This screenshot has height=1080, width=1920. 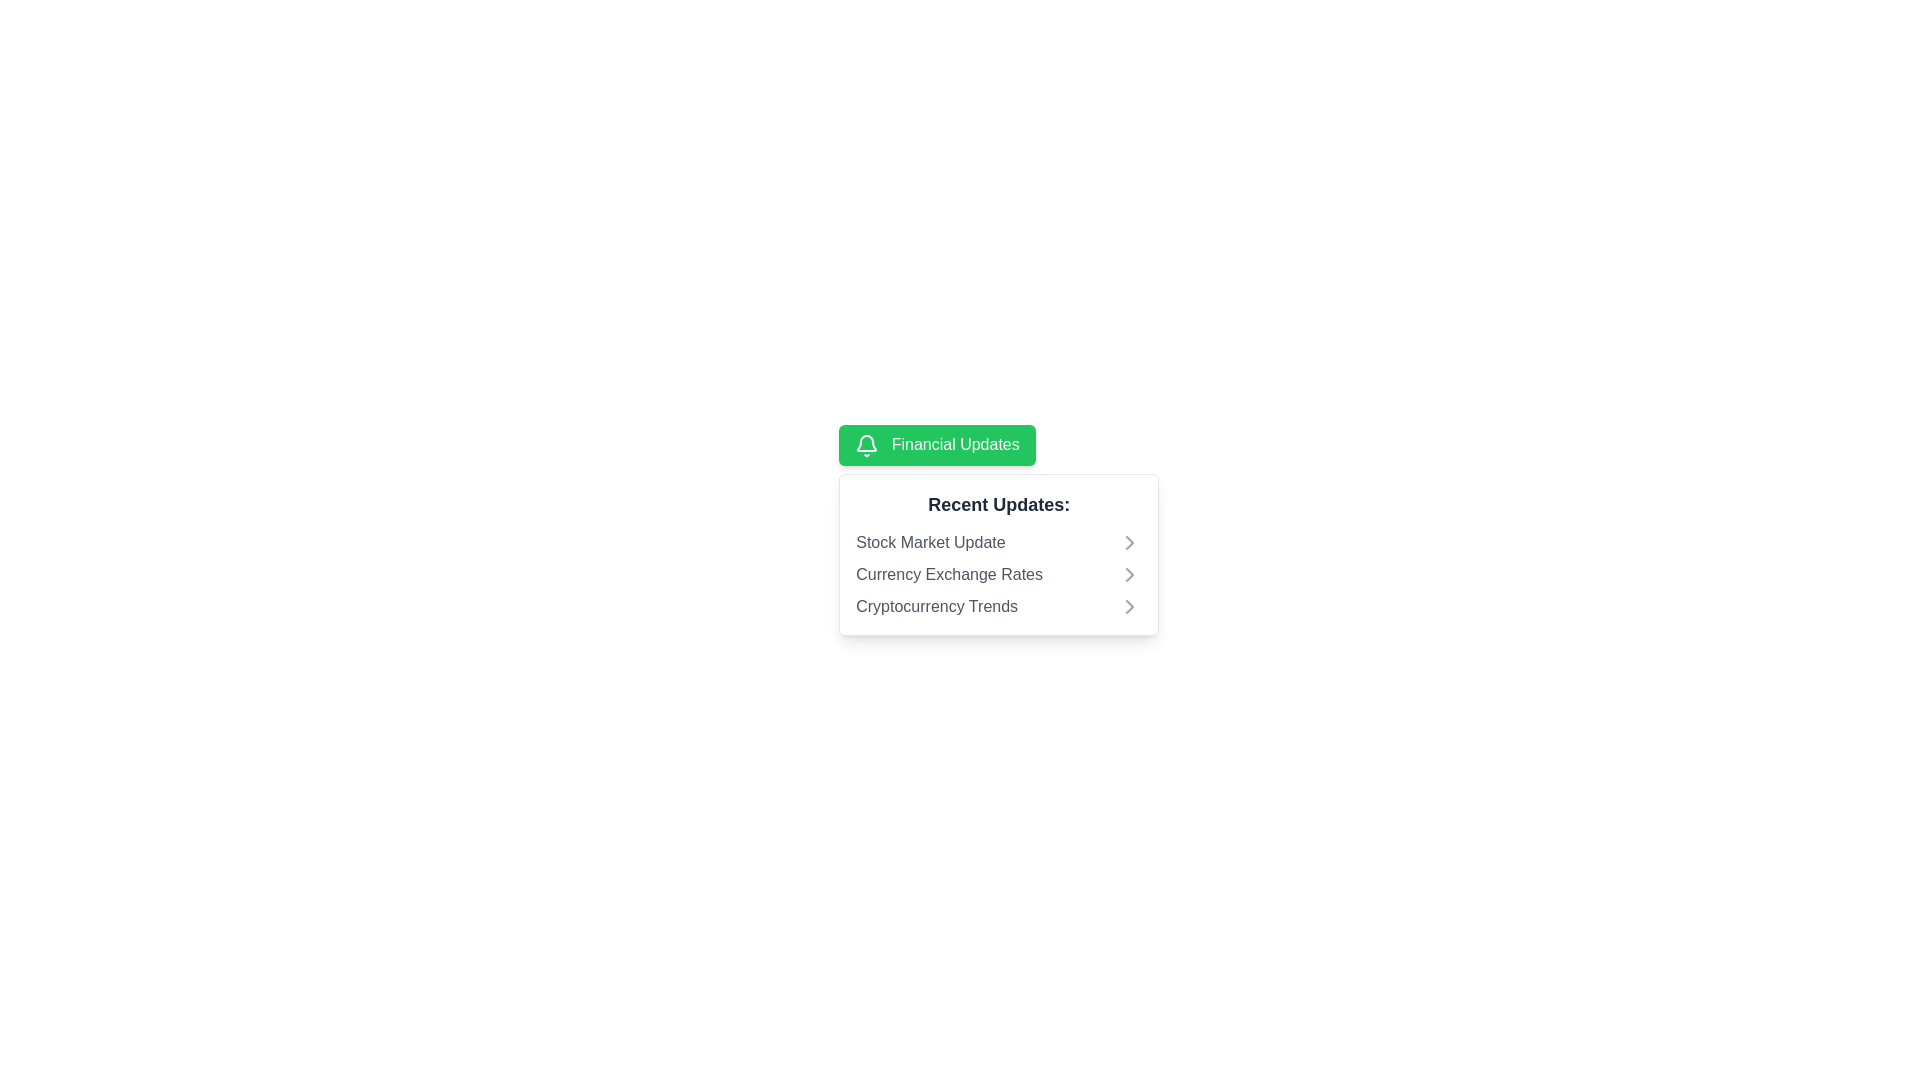 What do you see at coordinates (867, 444) in the screenshot?
I see `the bell-shaped icon with a green background located to the left of the 'Financial Updates' button` at bounding box center [867, 444].